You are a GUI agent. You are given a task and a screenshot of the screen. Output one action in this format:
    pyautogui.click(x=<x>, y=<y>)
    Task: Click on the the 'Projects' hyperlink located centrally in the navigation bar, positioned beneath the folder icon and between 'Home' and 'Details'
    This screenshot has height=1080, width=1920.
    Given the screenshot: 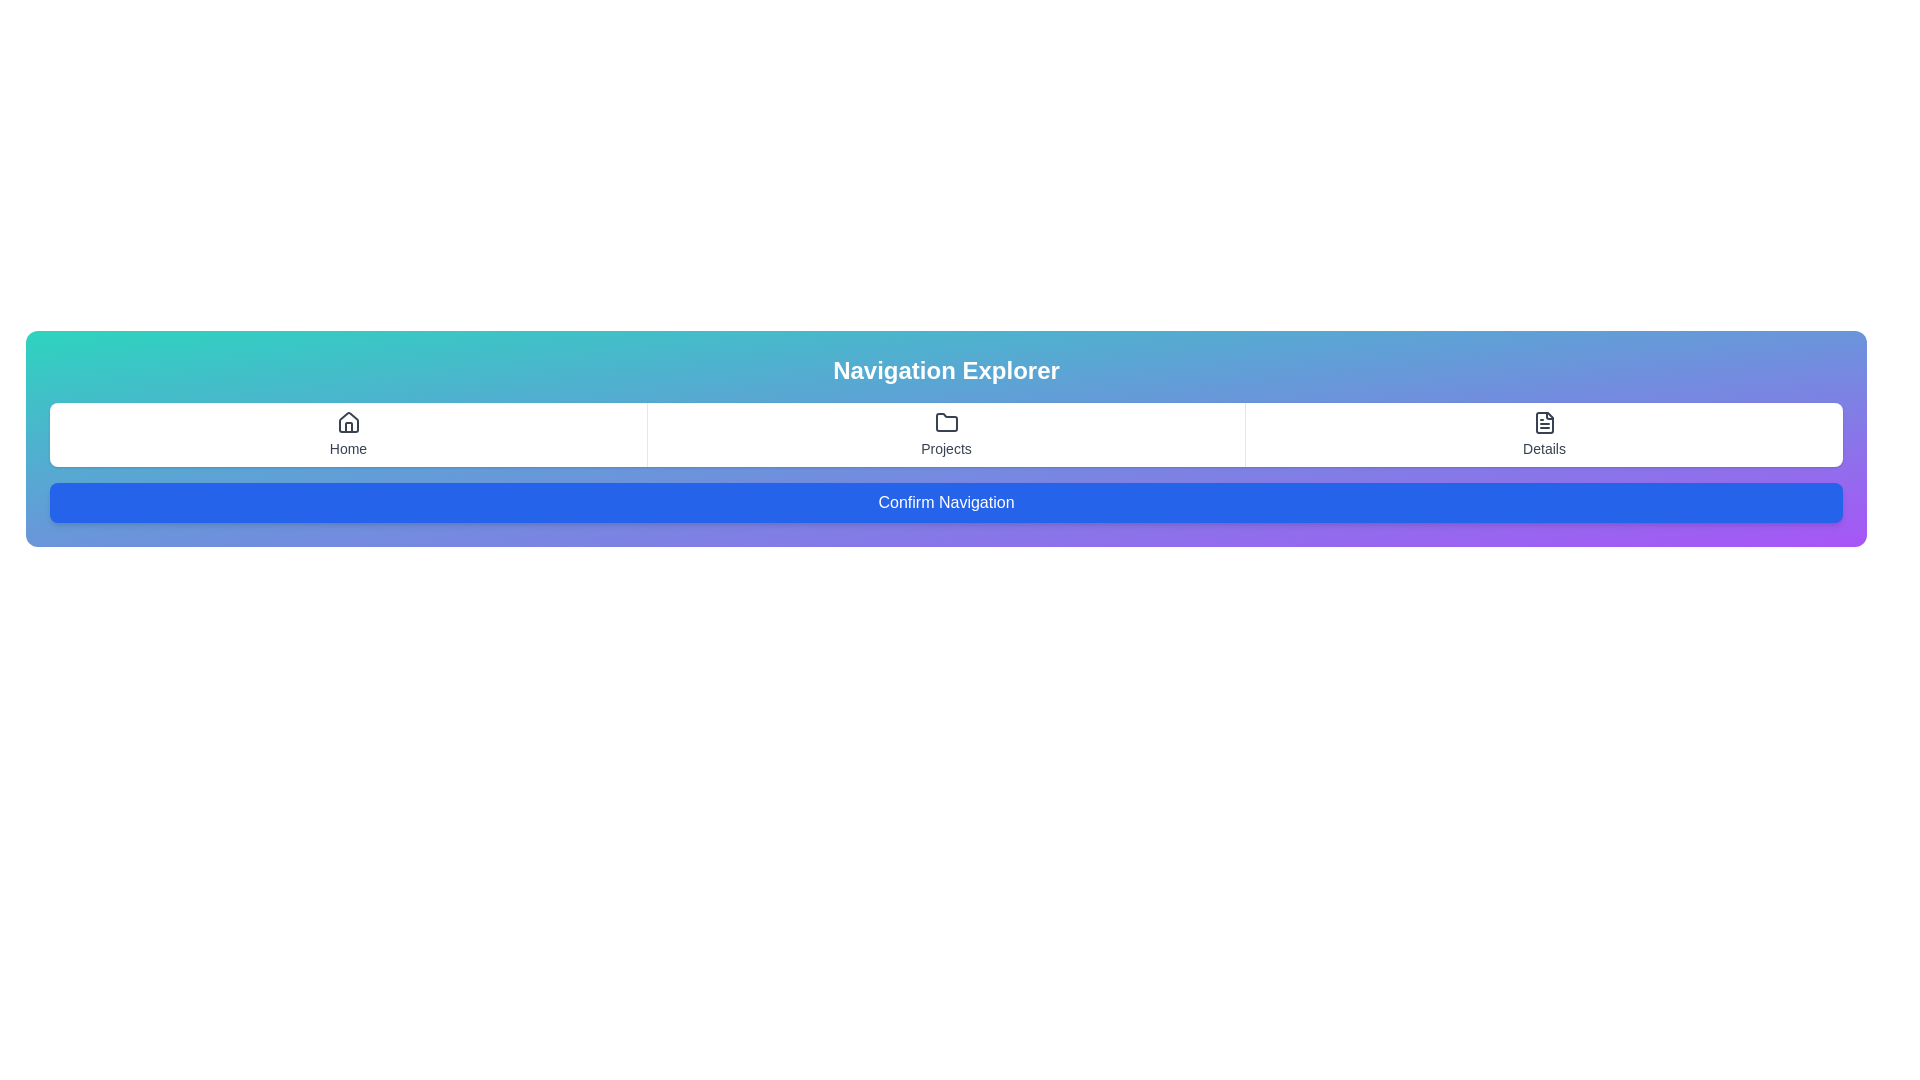 What is the action you would take?
    pyautogui.click(x=945, y=447)
    